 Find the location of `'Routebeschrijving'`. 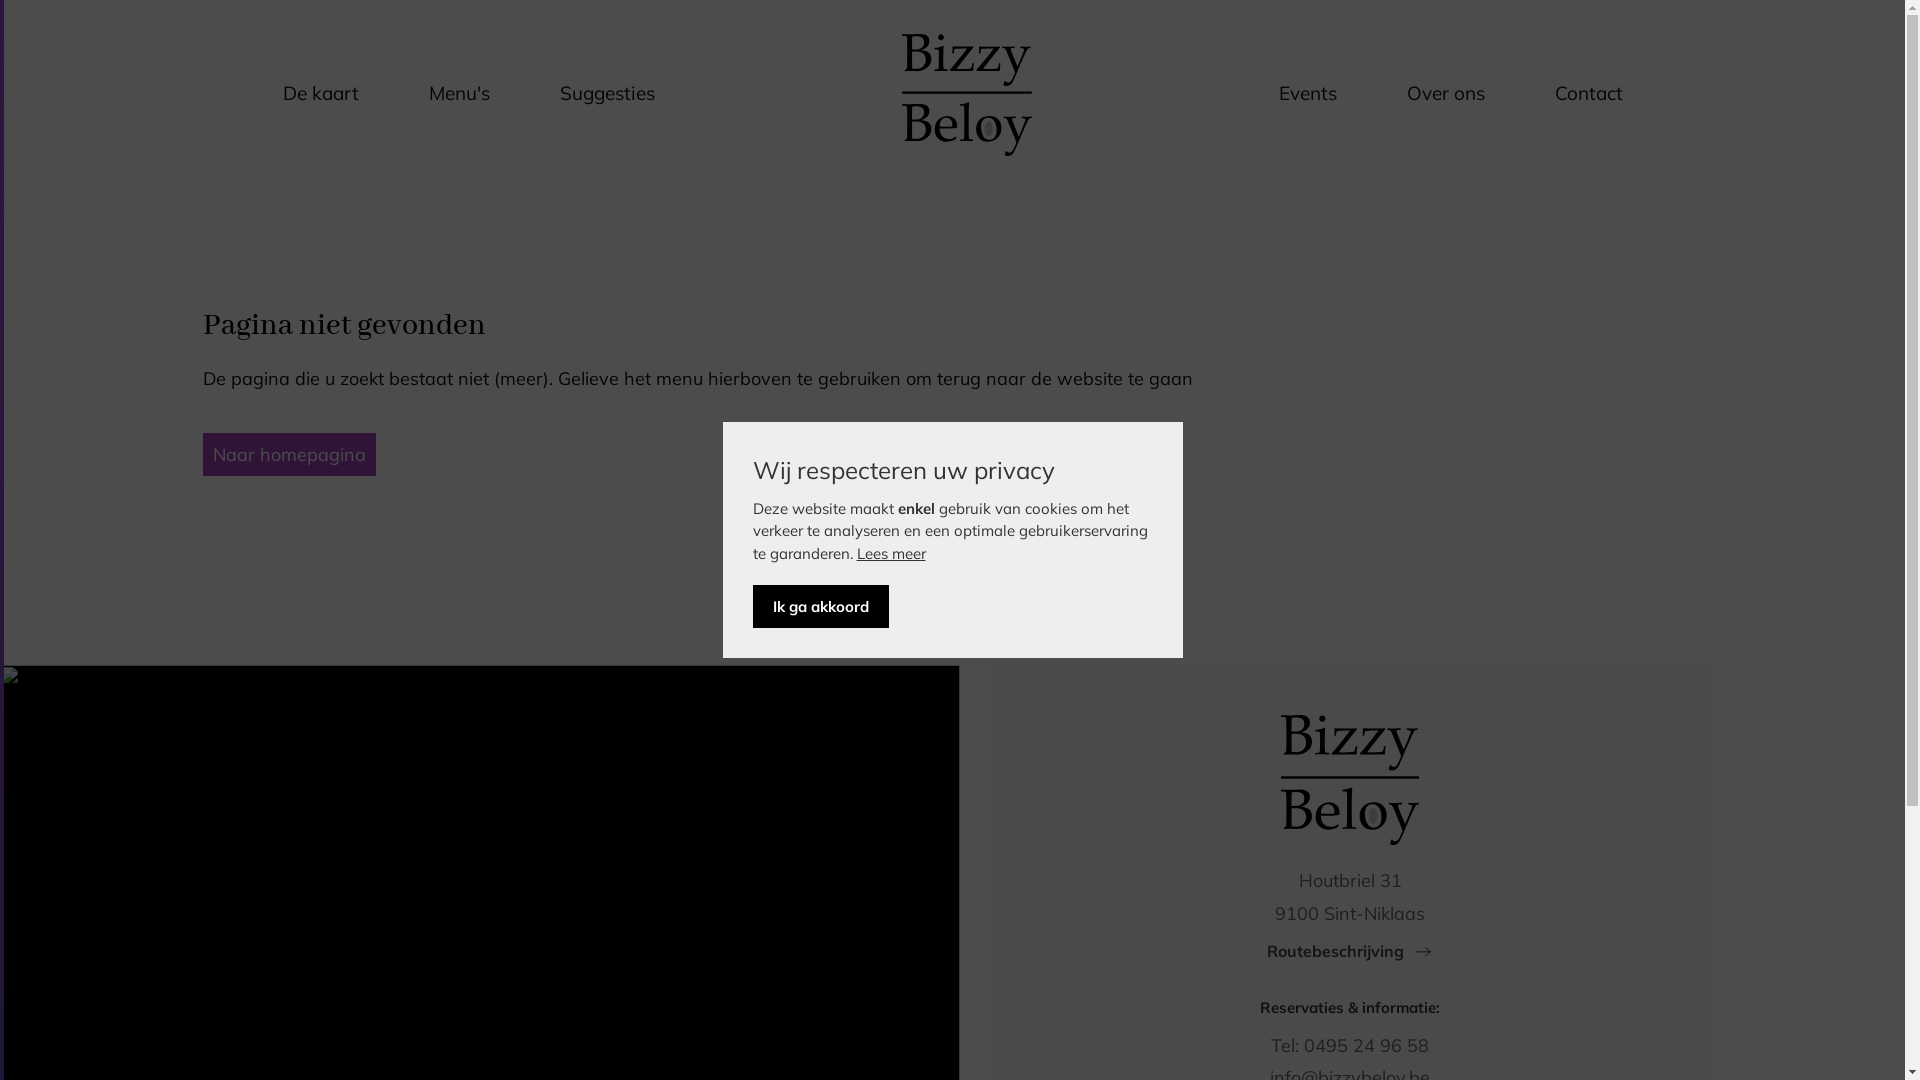

'Routebeschrijving' is located at coordinates (1349, 950).